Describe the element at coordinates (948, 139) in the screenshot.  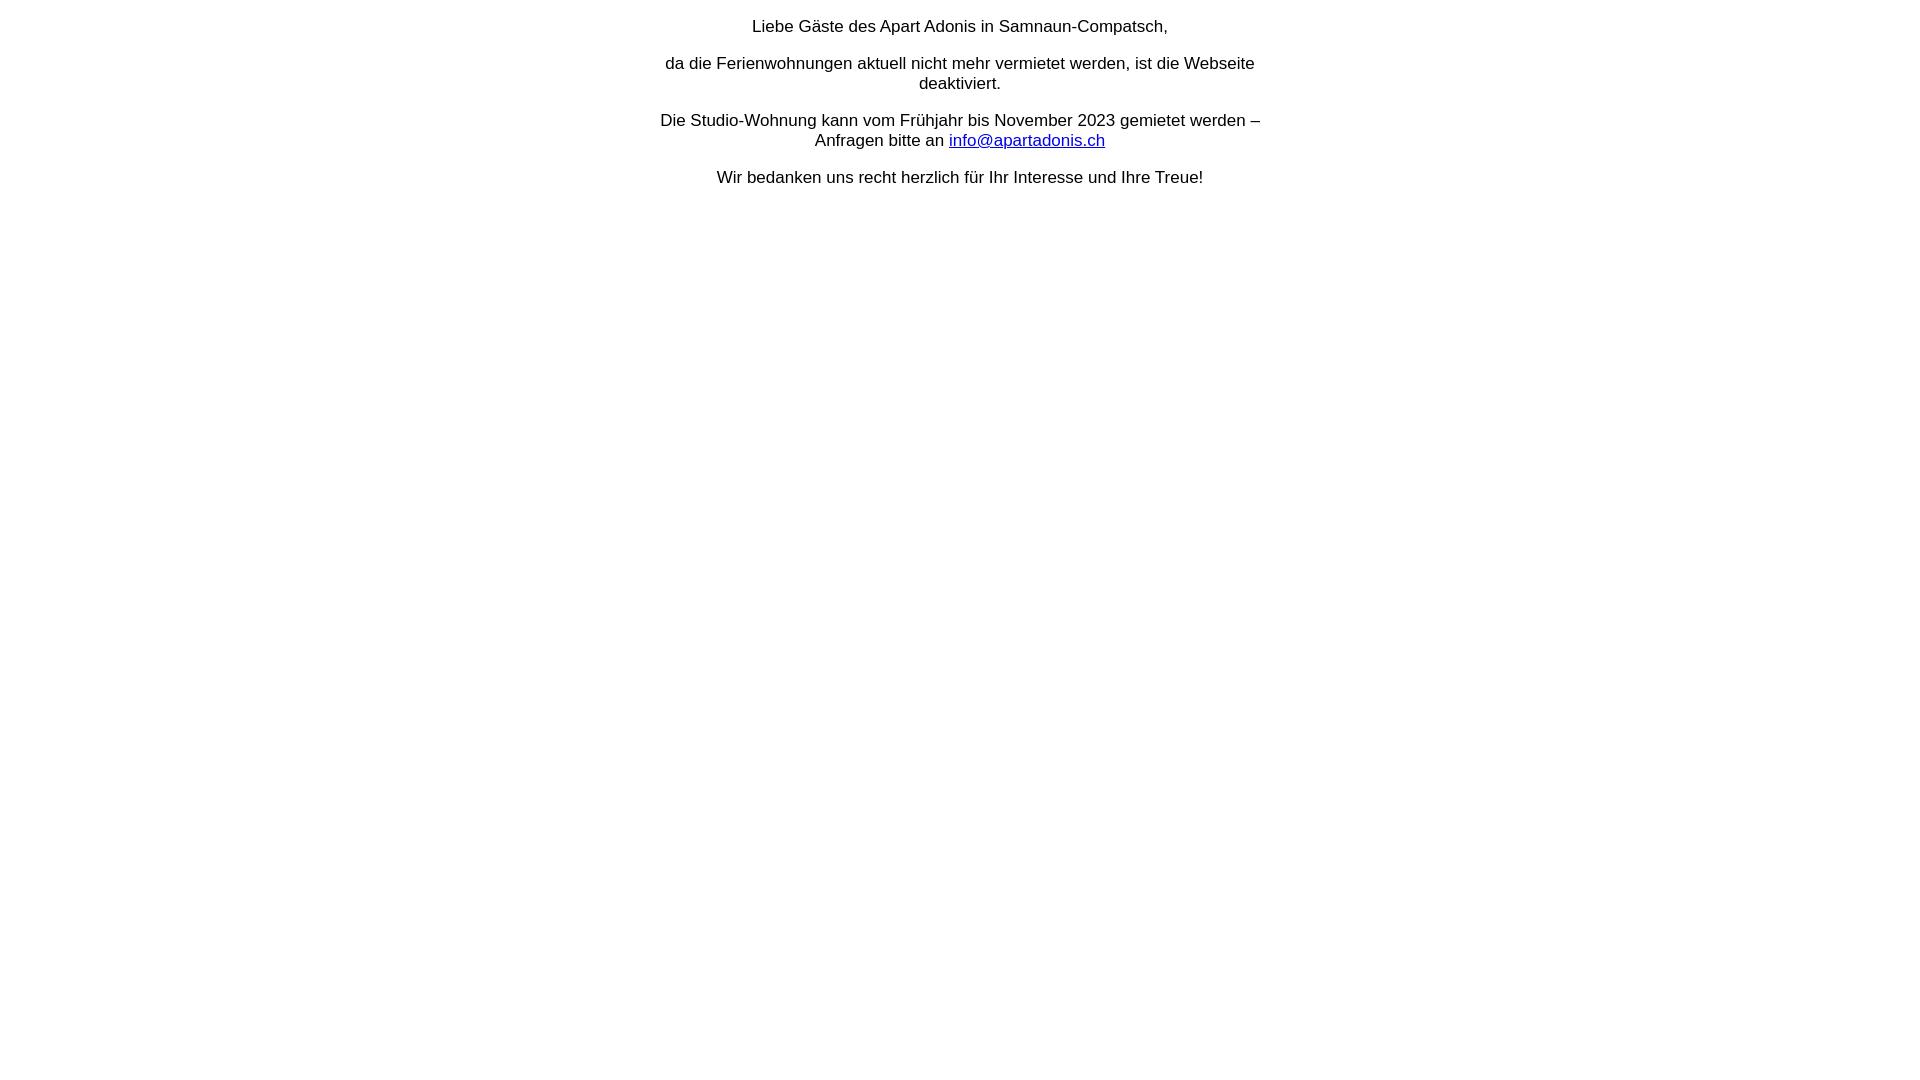
I see `'info@apartadonis.ch'` at that location.